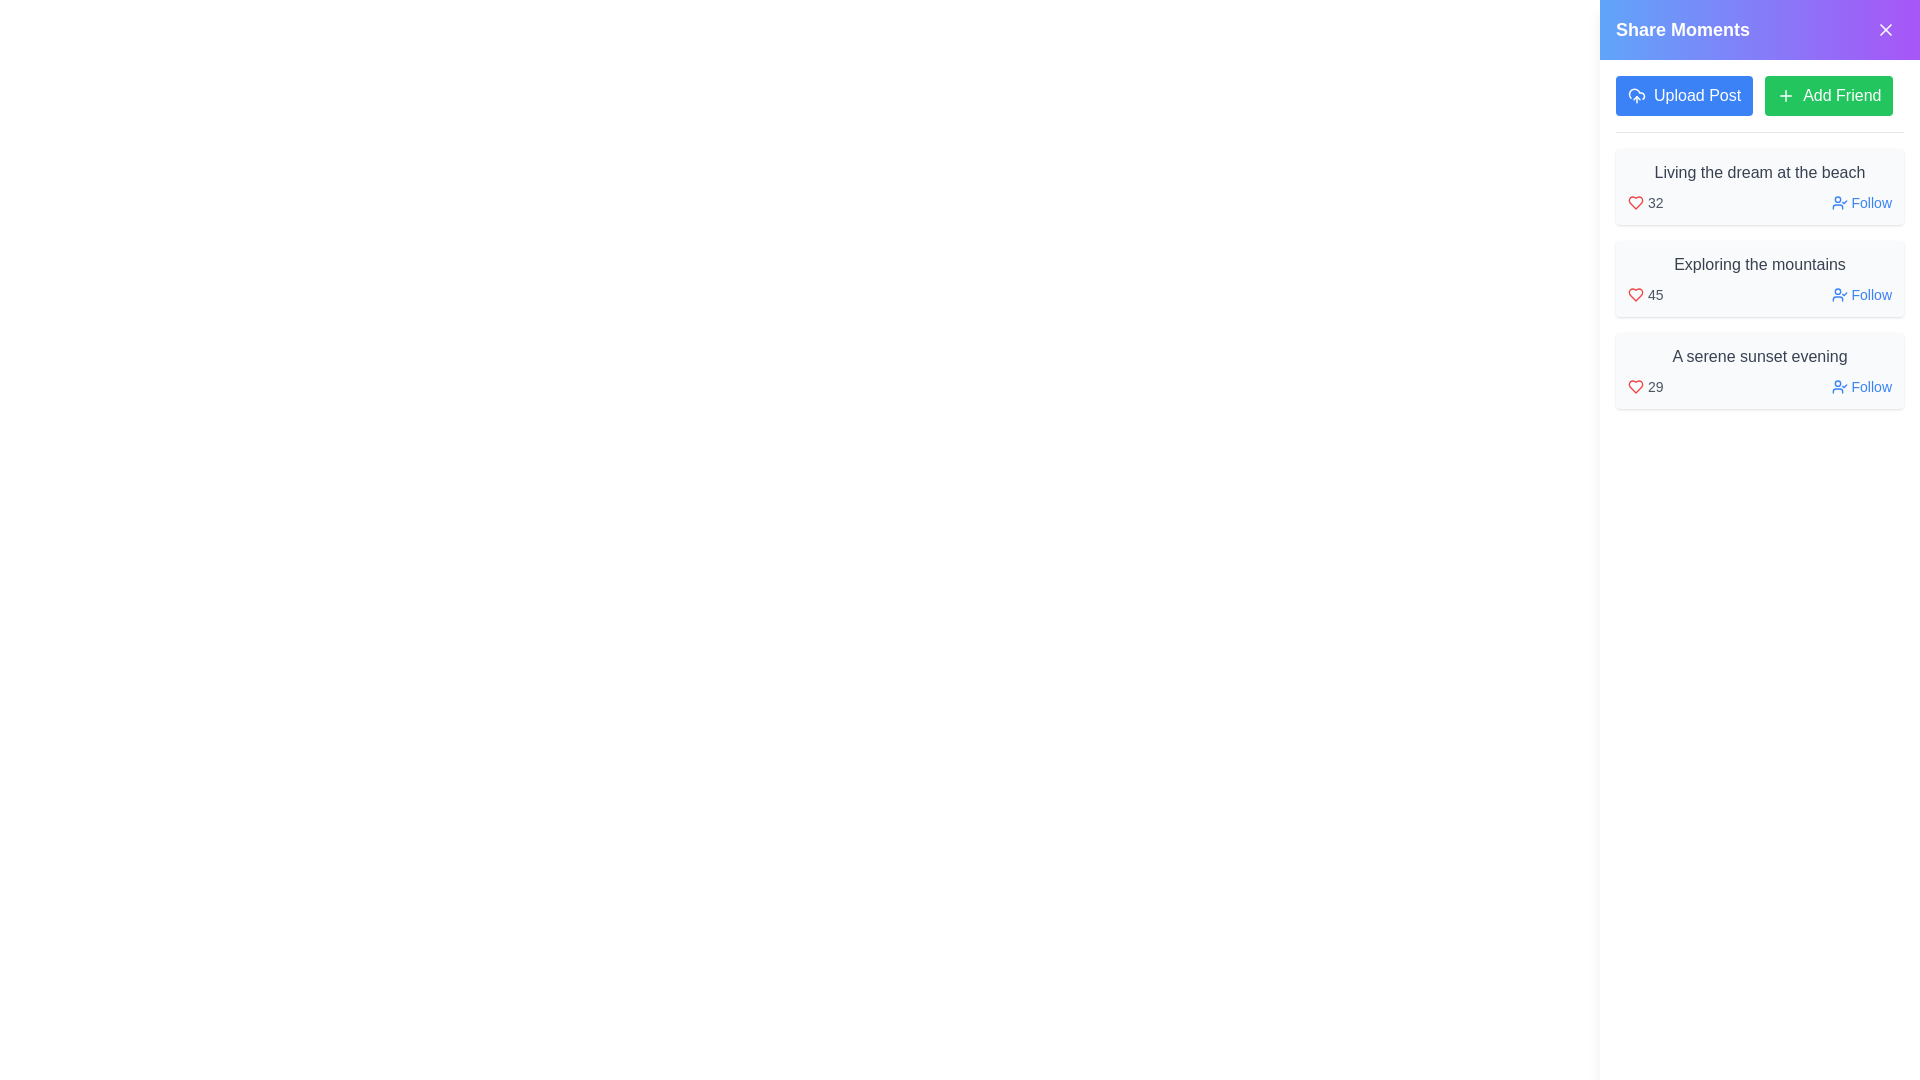 The image size is (1920, 1080). What do you see at coordinates (1860, 294) in the screenshot?
I see `the 'Follow' button, which is a blue text label next to a user icon, located on the right side of the 'Exploring the mountains' row` at bounding box center [1860, 294].